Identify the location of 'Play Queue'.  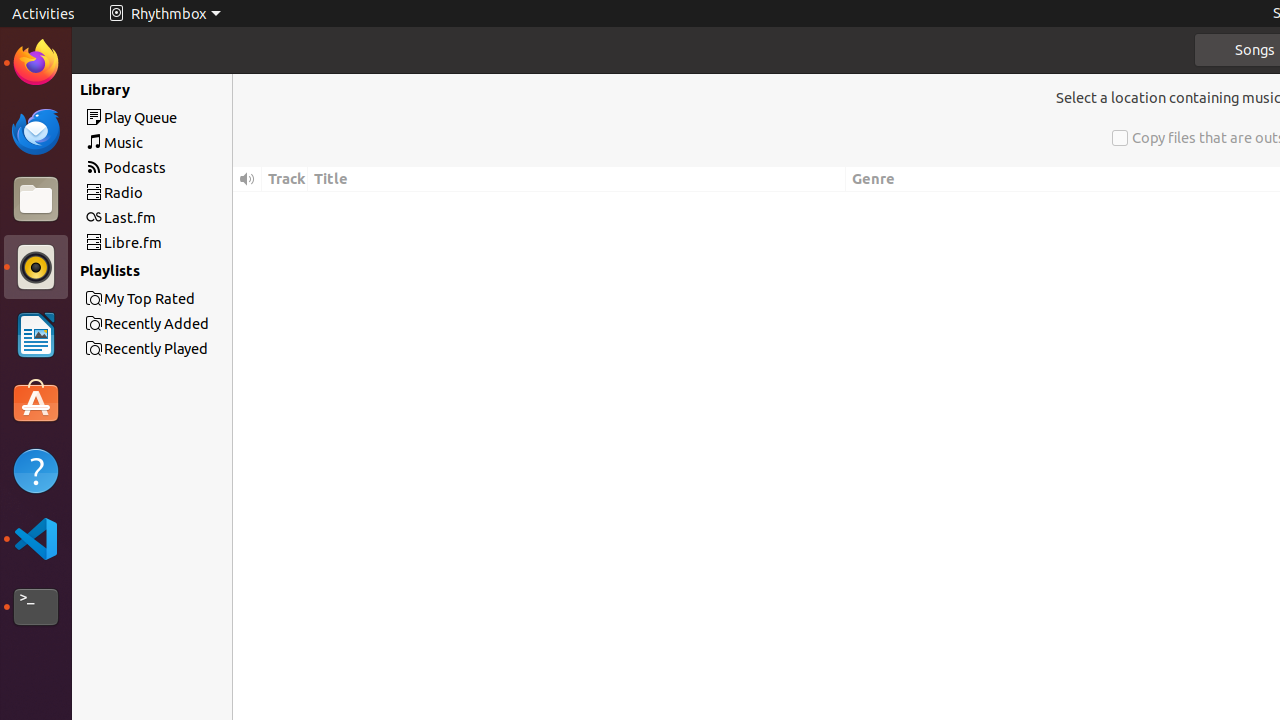
(188, 117).